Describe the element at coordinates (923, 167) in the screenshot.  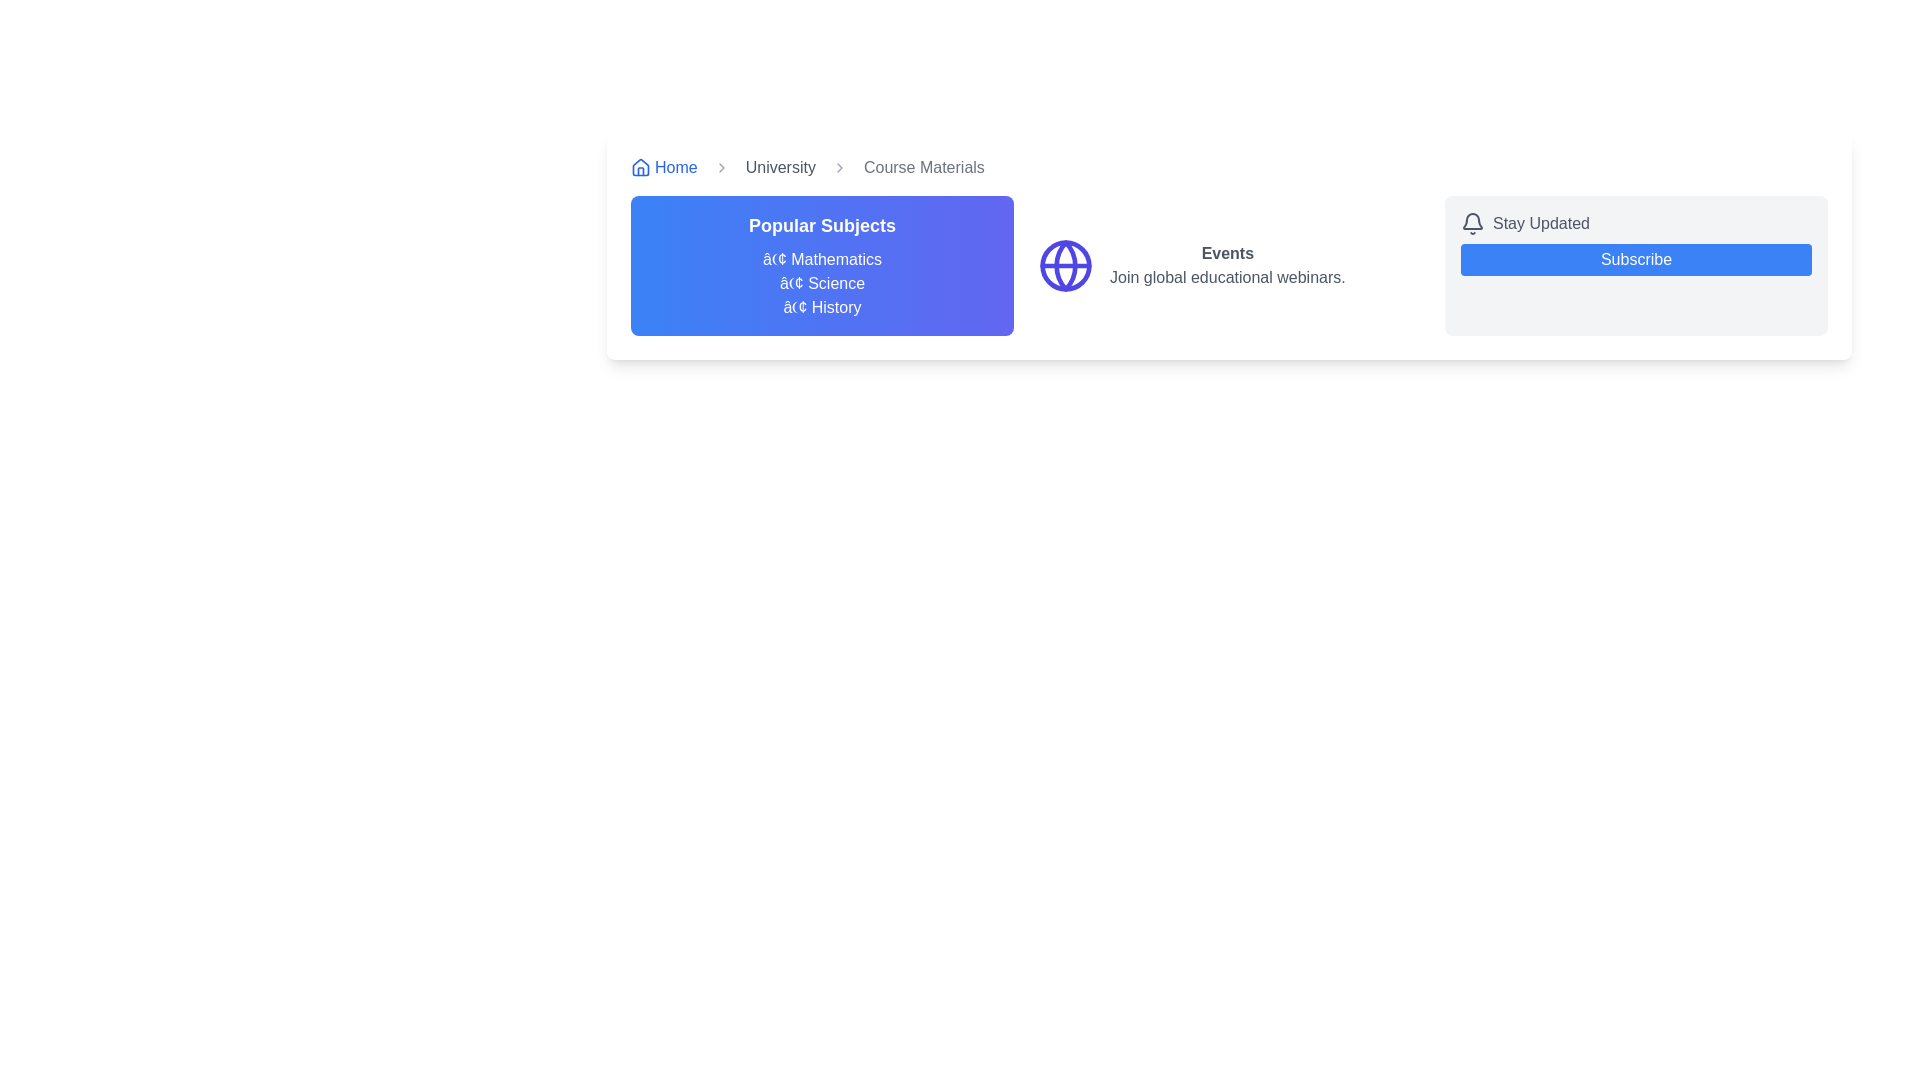
I see `the static text label that serves as the endpoint of the breadcrumb navigation, located to the right of 'Home' and 'University'` at that location.